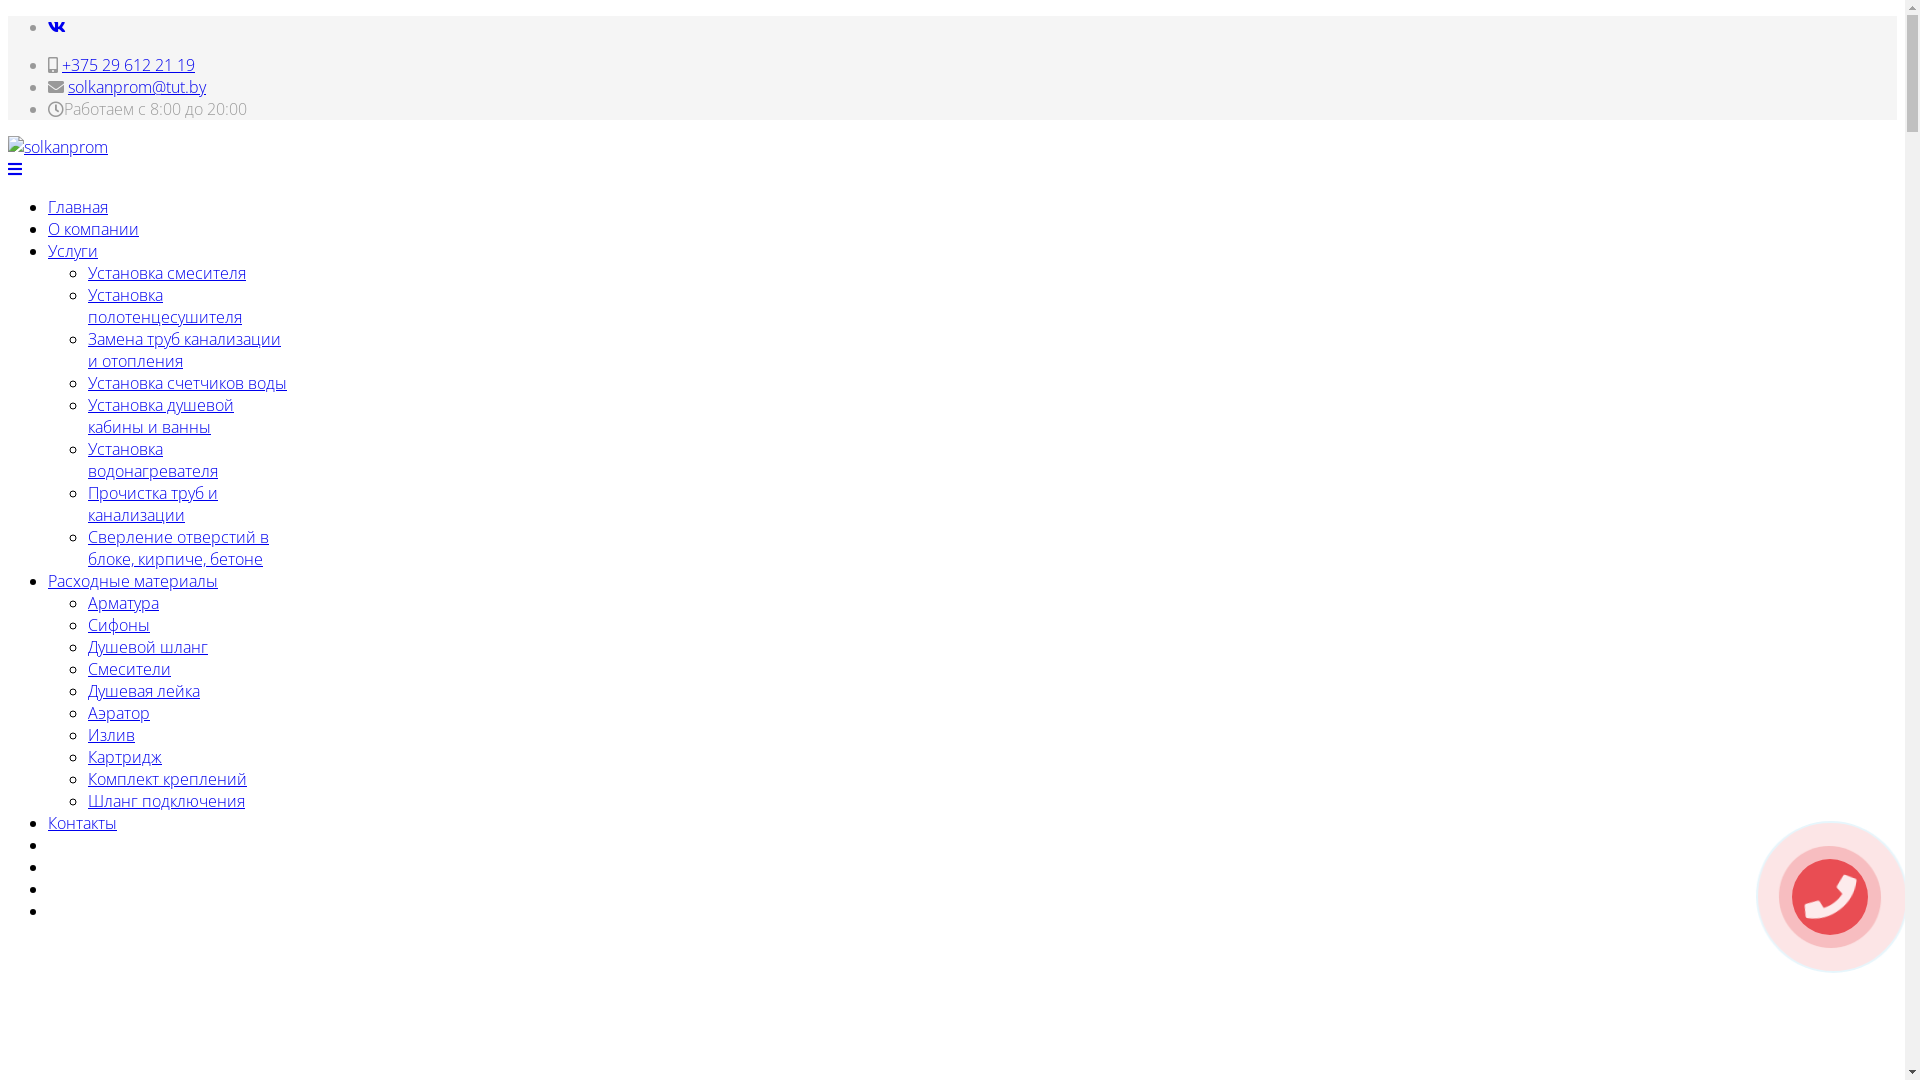 This screenshot has height=1080, width=1920. I want to click on '+375 29 612 21 19', so click(127, 64).